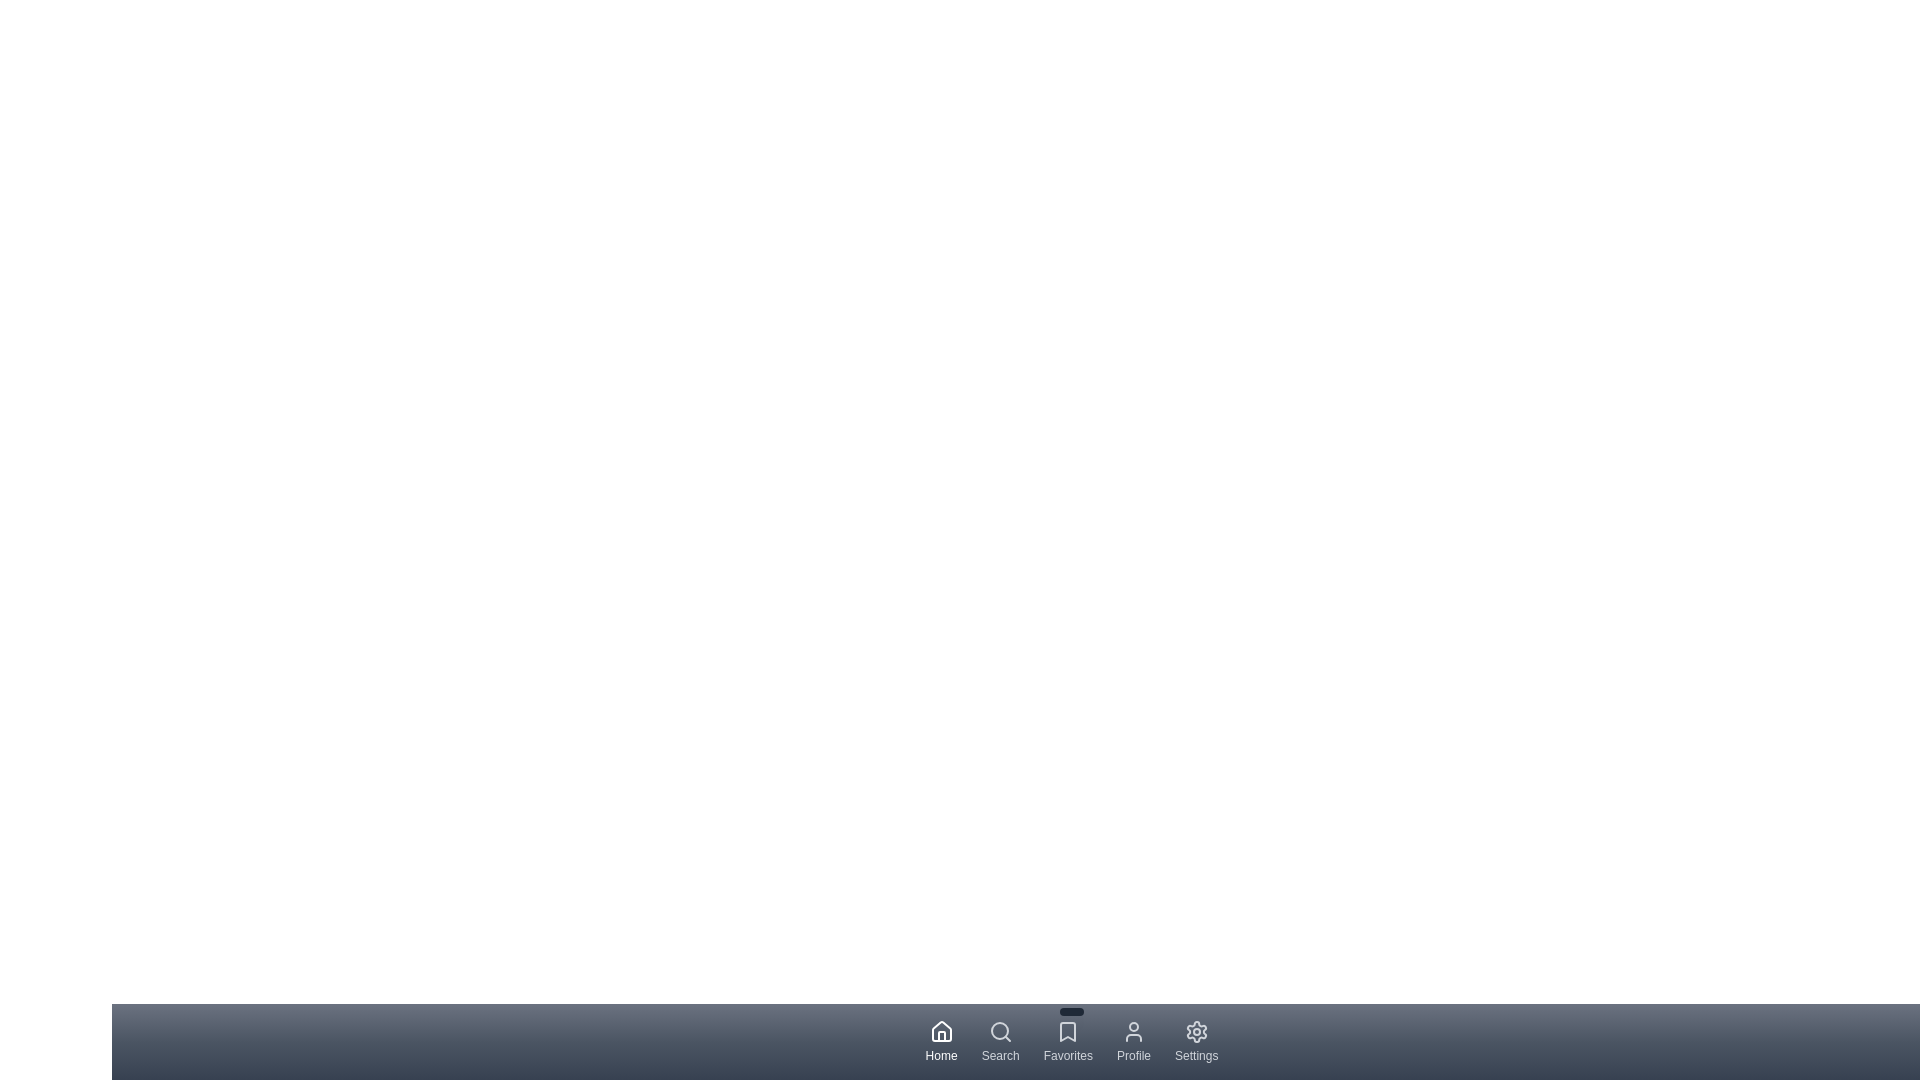 Image resolution: width=1920 pixels, height=1080 pixels. I want to click on the navigation tab labeled Favorites to display its tooltip, so click(1067, 1040).